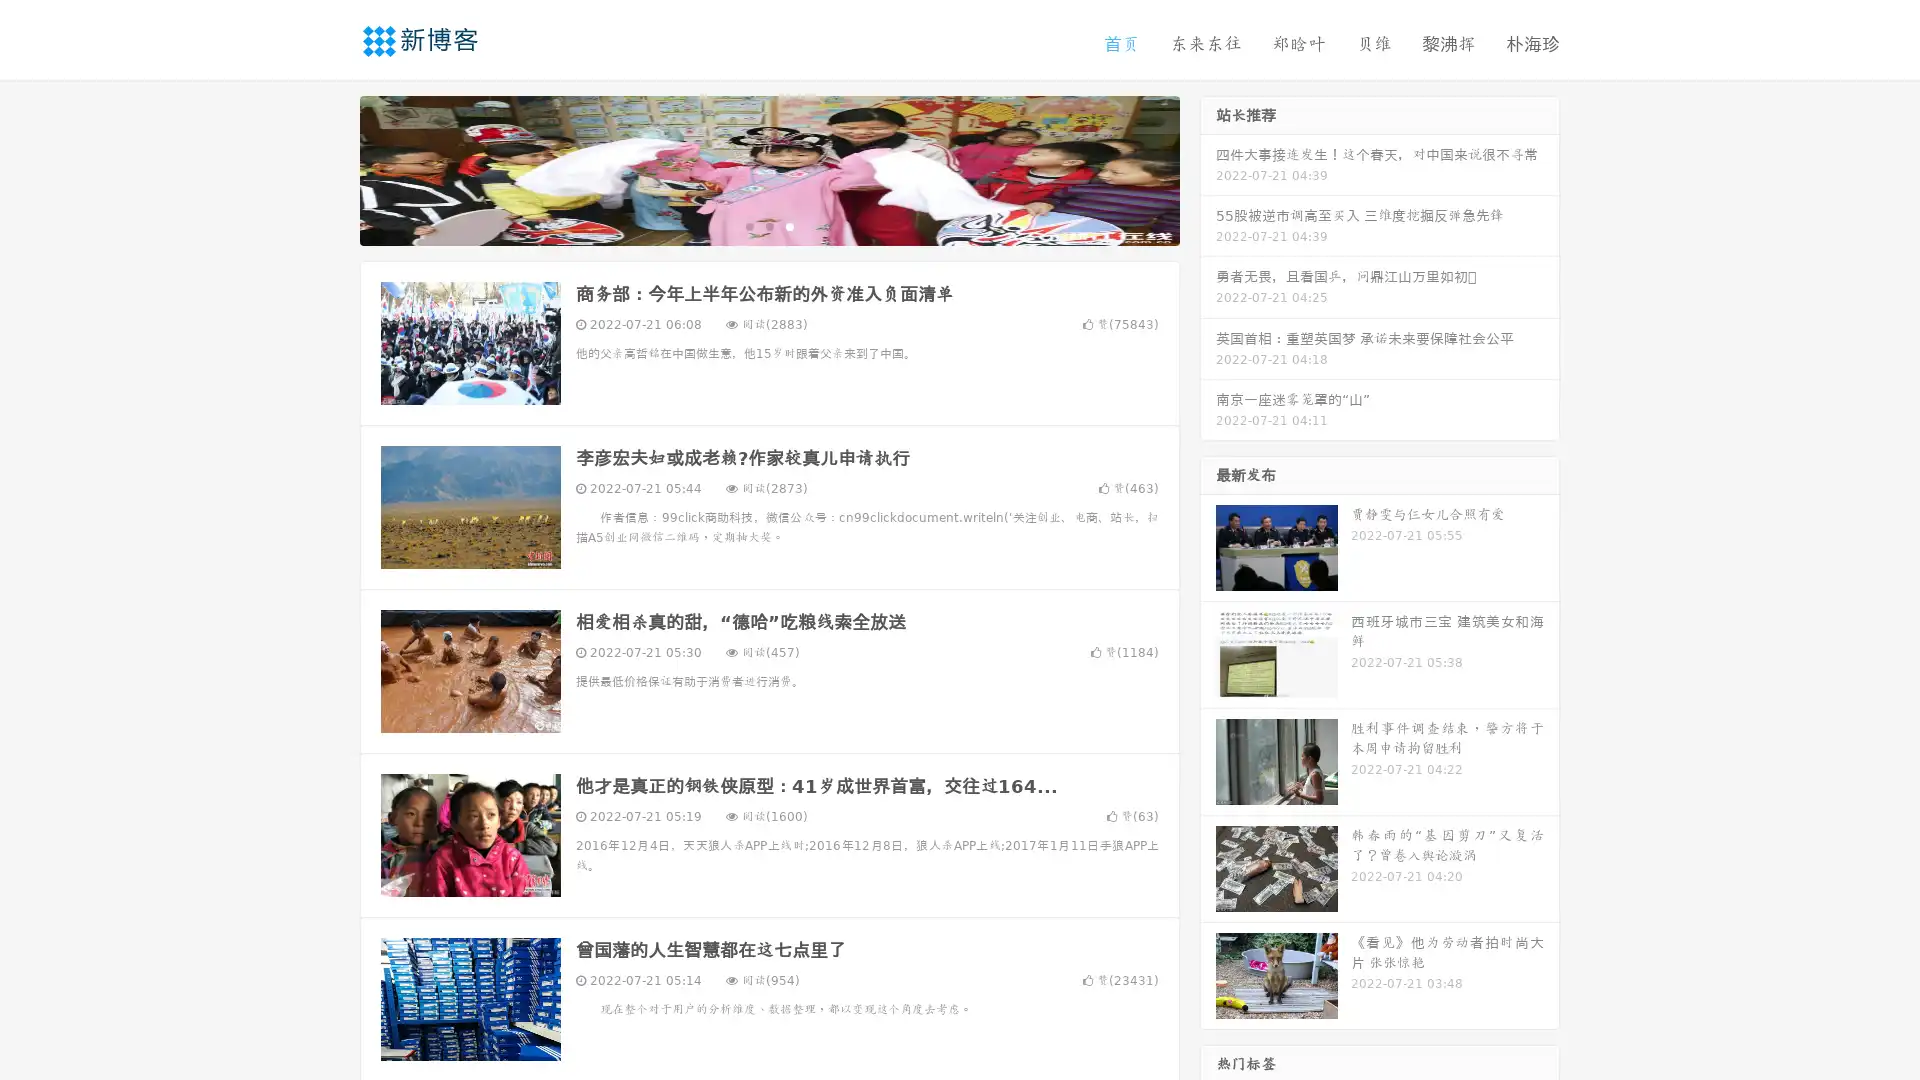 This screenshot has width=1920, height=1080. What do you see at coordinates (1208, 168) in the screenshot?
I see `Next slide` at bounding box center [1208, 168].